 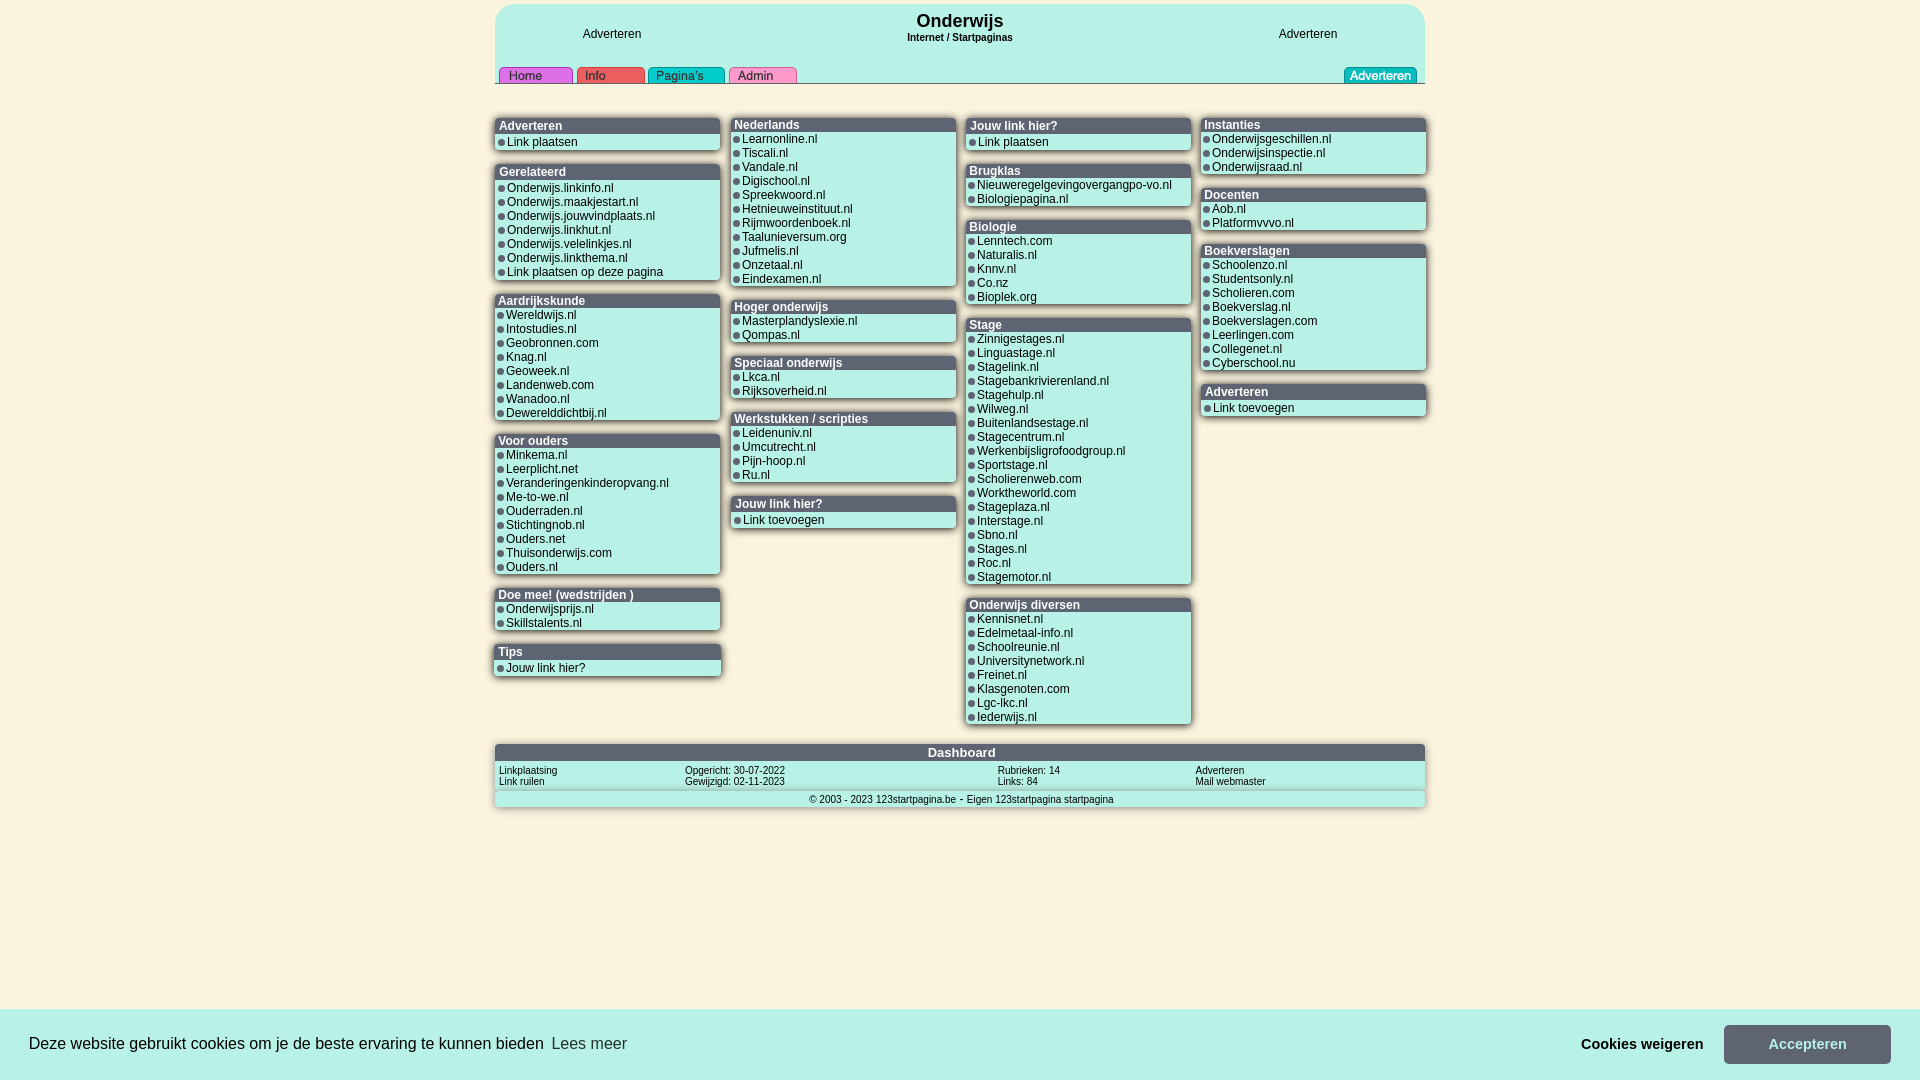 I want to click on 'Ru.nl', so click(x=741, y=474).